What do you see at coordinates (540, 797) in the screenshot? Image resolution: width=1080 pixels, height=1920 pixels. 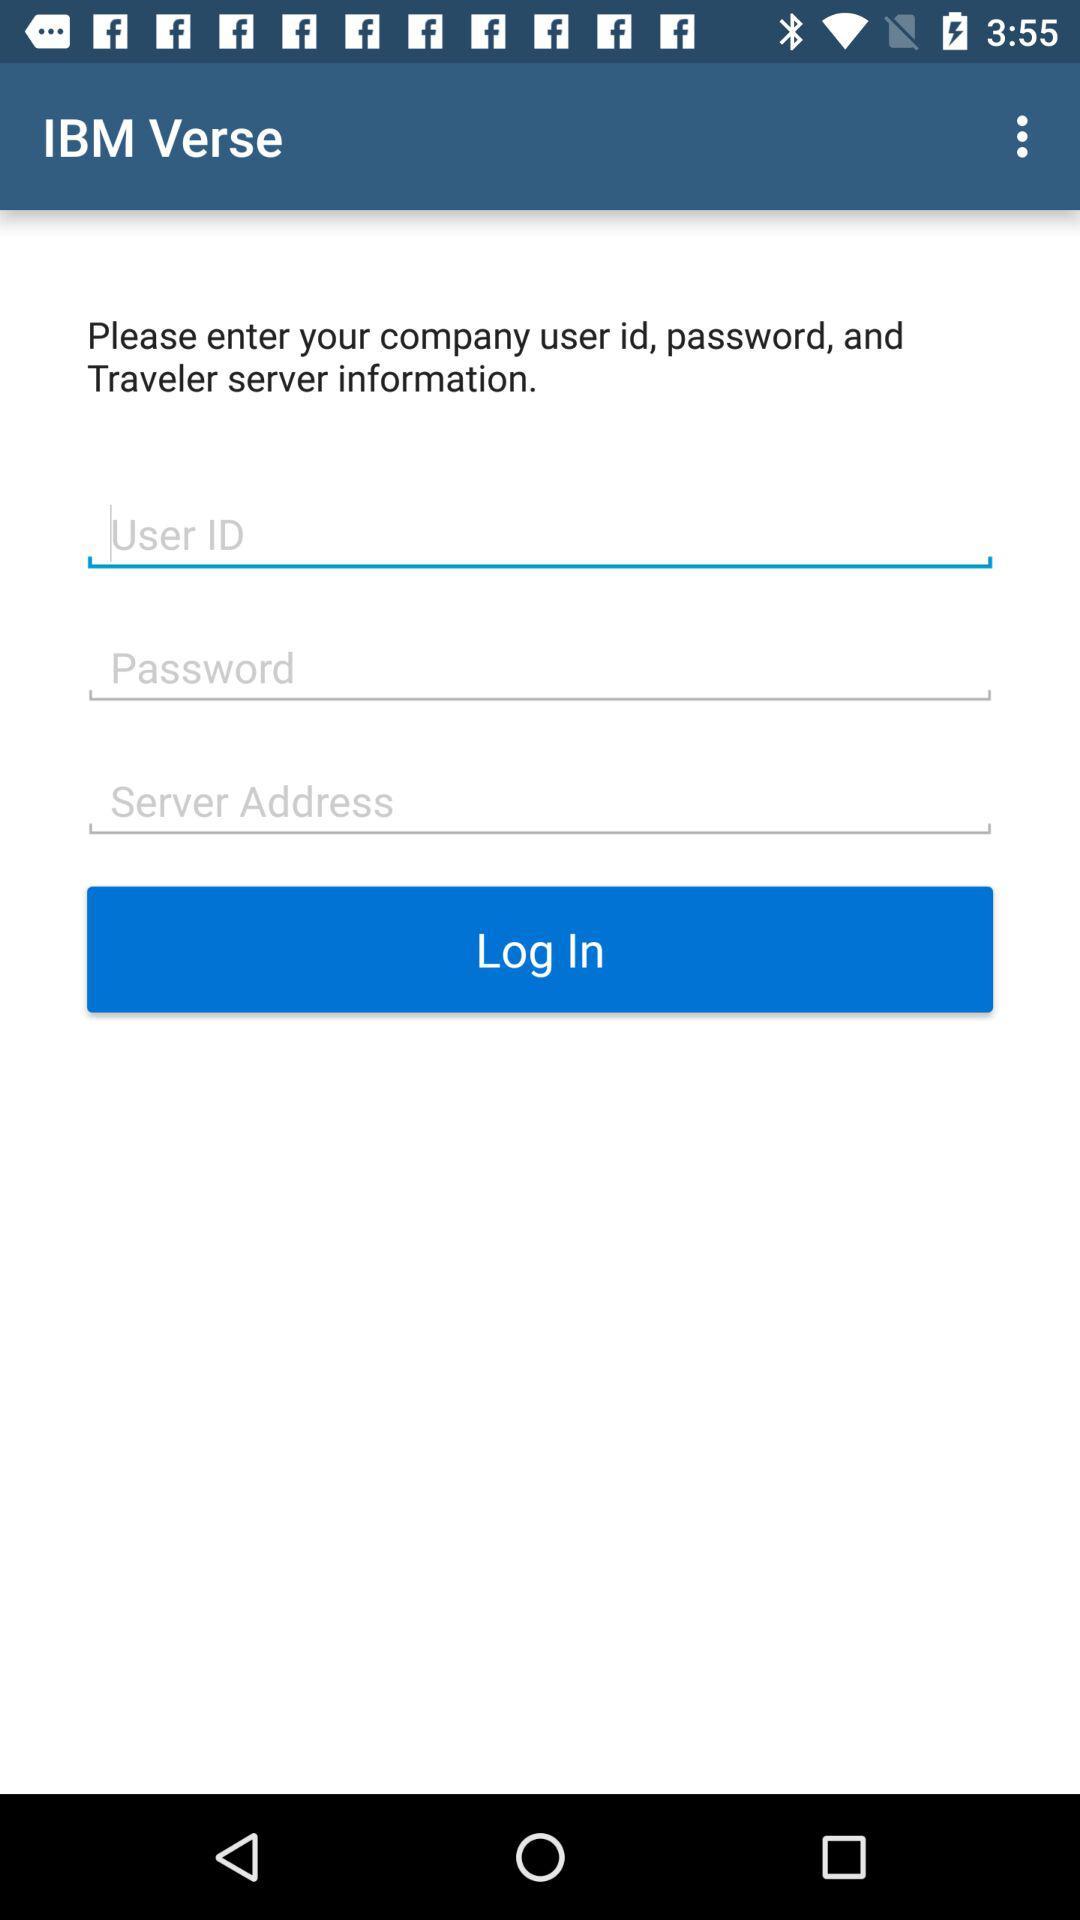 I see `icon above log in icon` at bounding box center [540, 797].